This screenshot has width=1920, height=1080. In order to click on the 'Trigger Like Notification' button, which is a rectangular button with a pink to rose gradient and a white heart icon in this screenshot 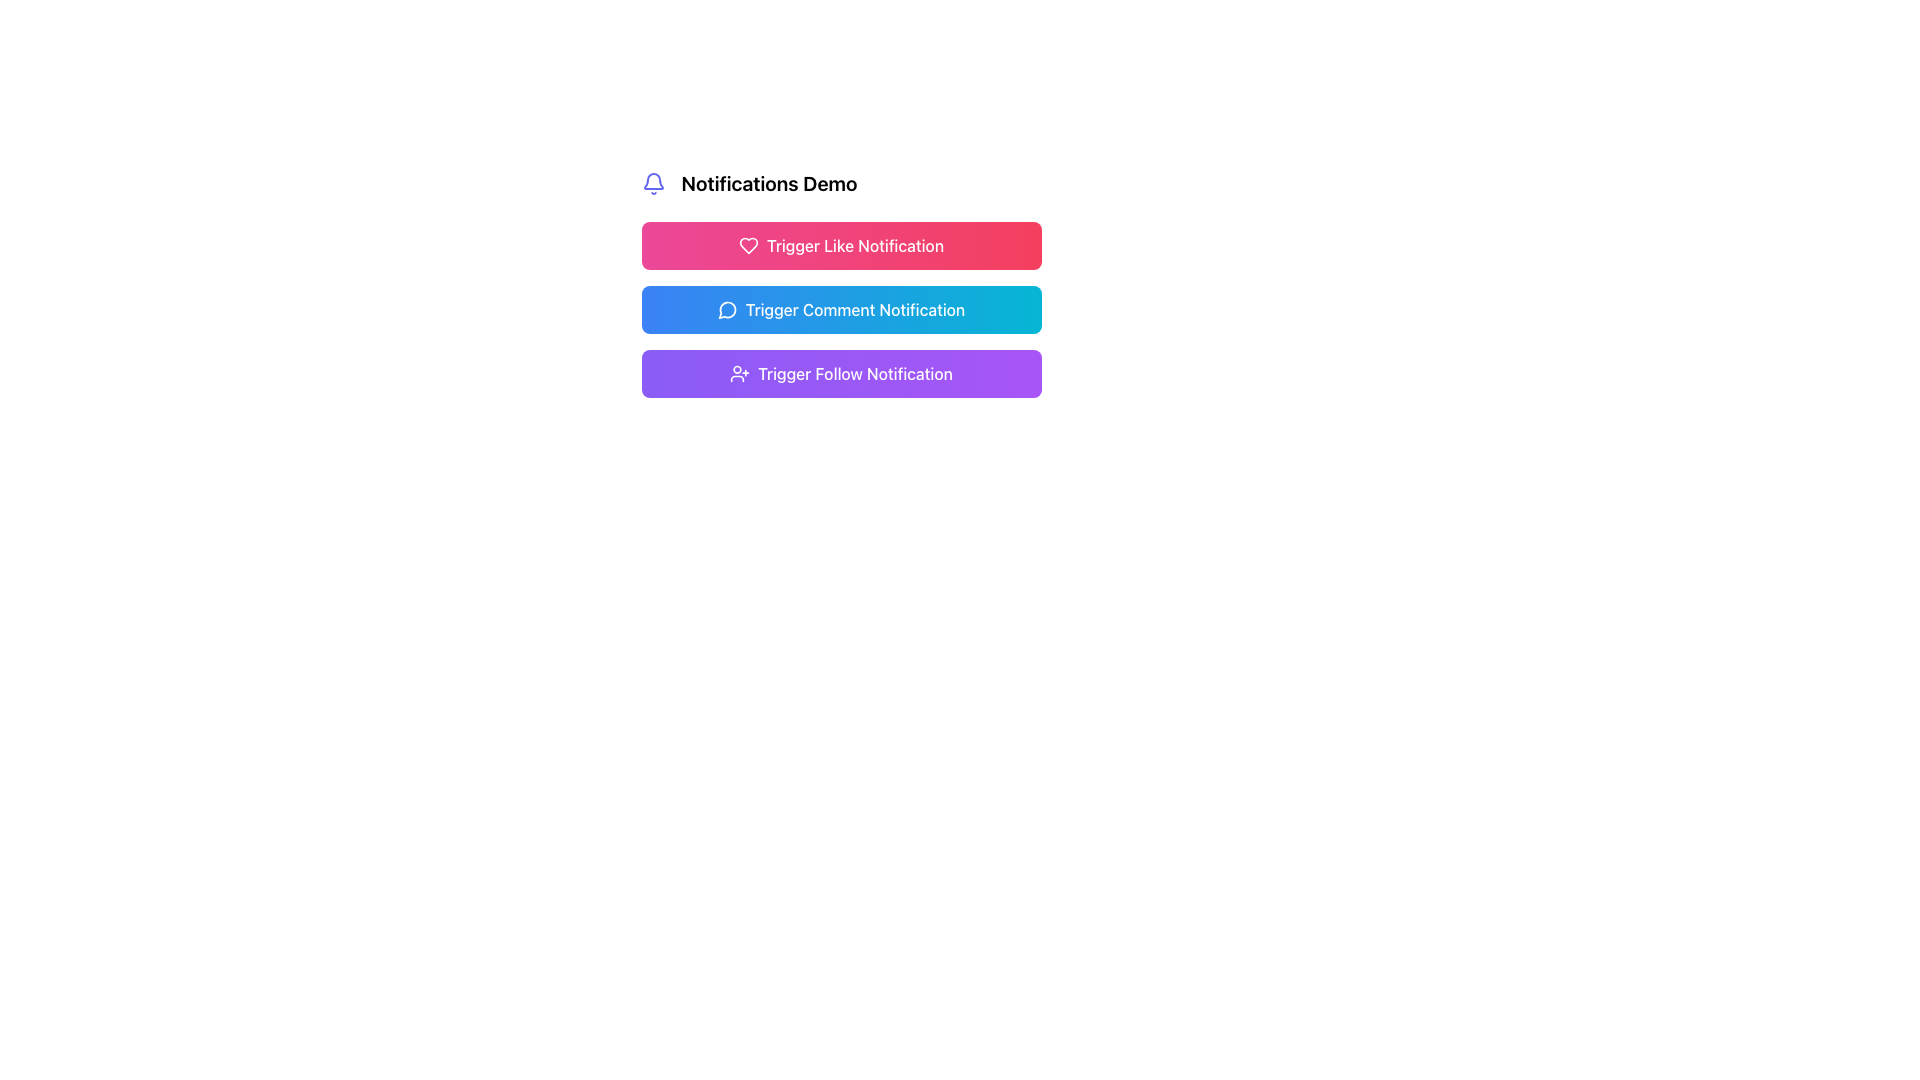, I will do `click(841, 245)`.